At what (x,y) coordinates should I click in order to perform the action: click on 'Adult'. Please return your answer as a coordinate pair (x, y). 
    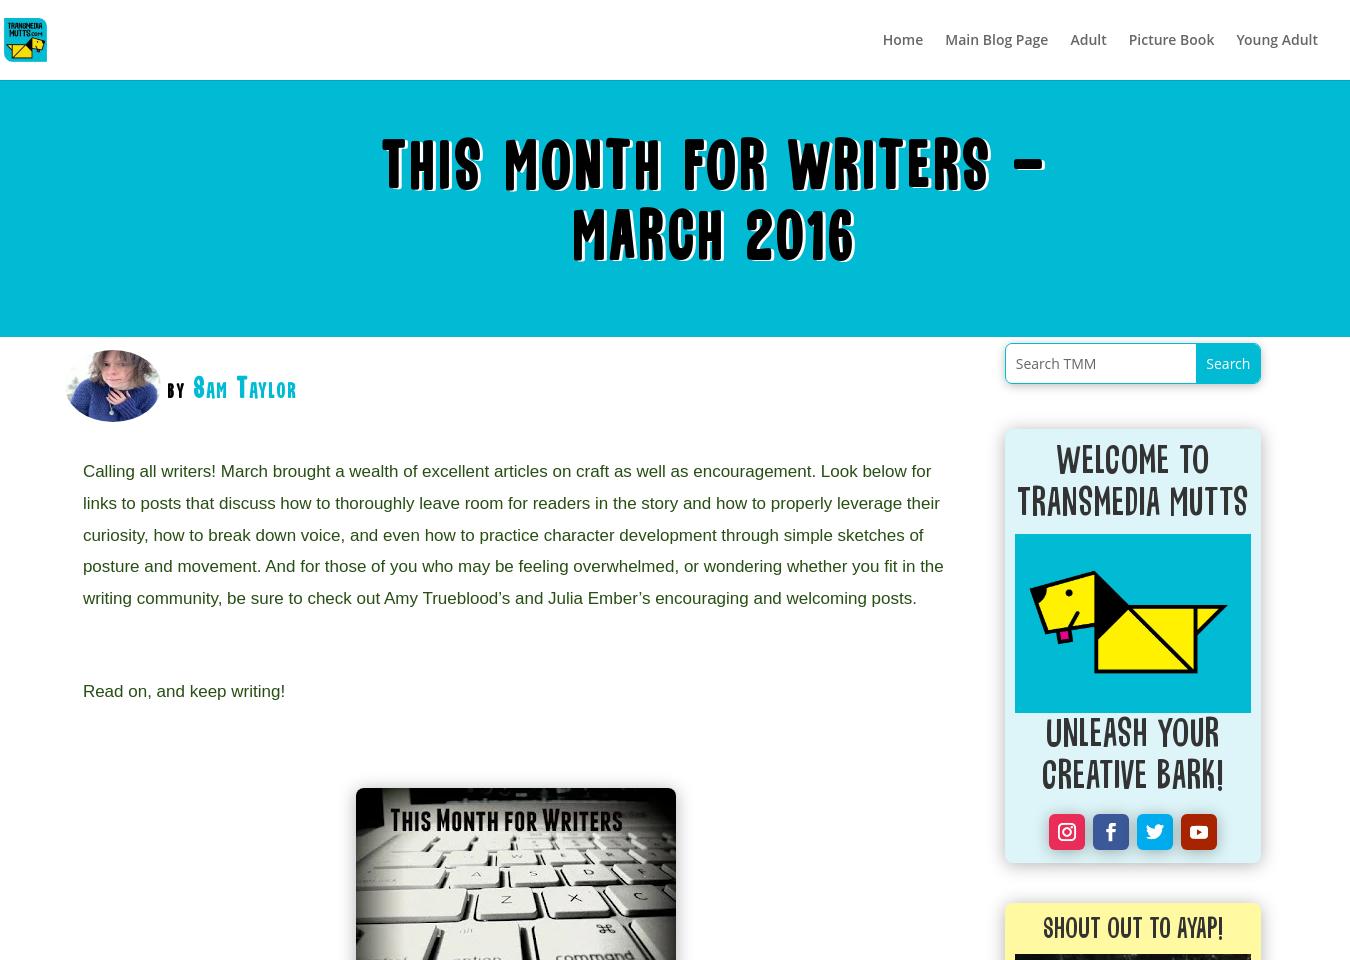
    Looking at the image, I should click on (1087, 38).